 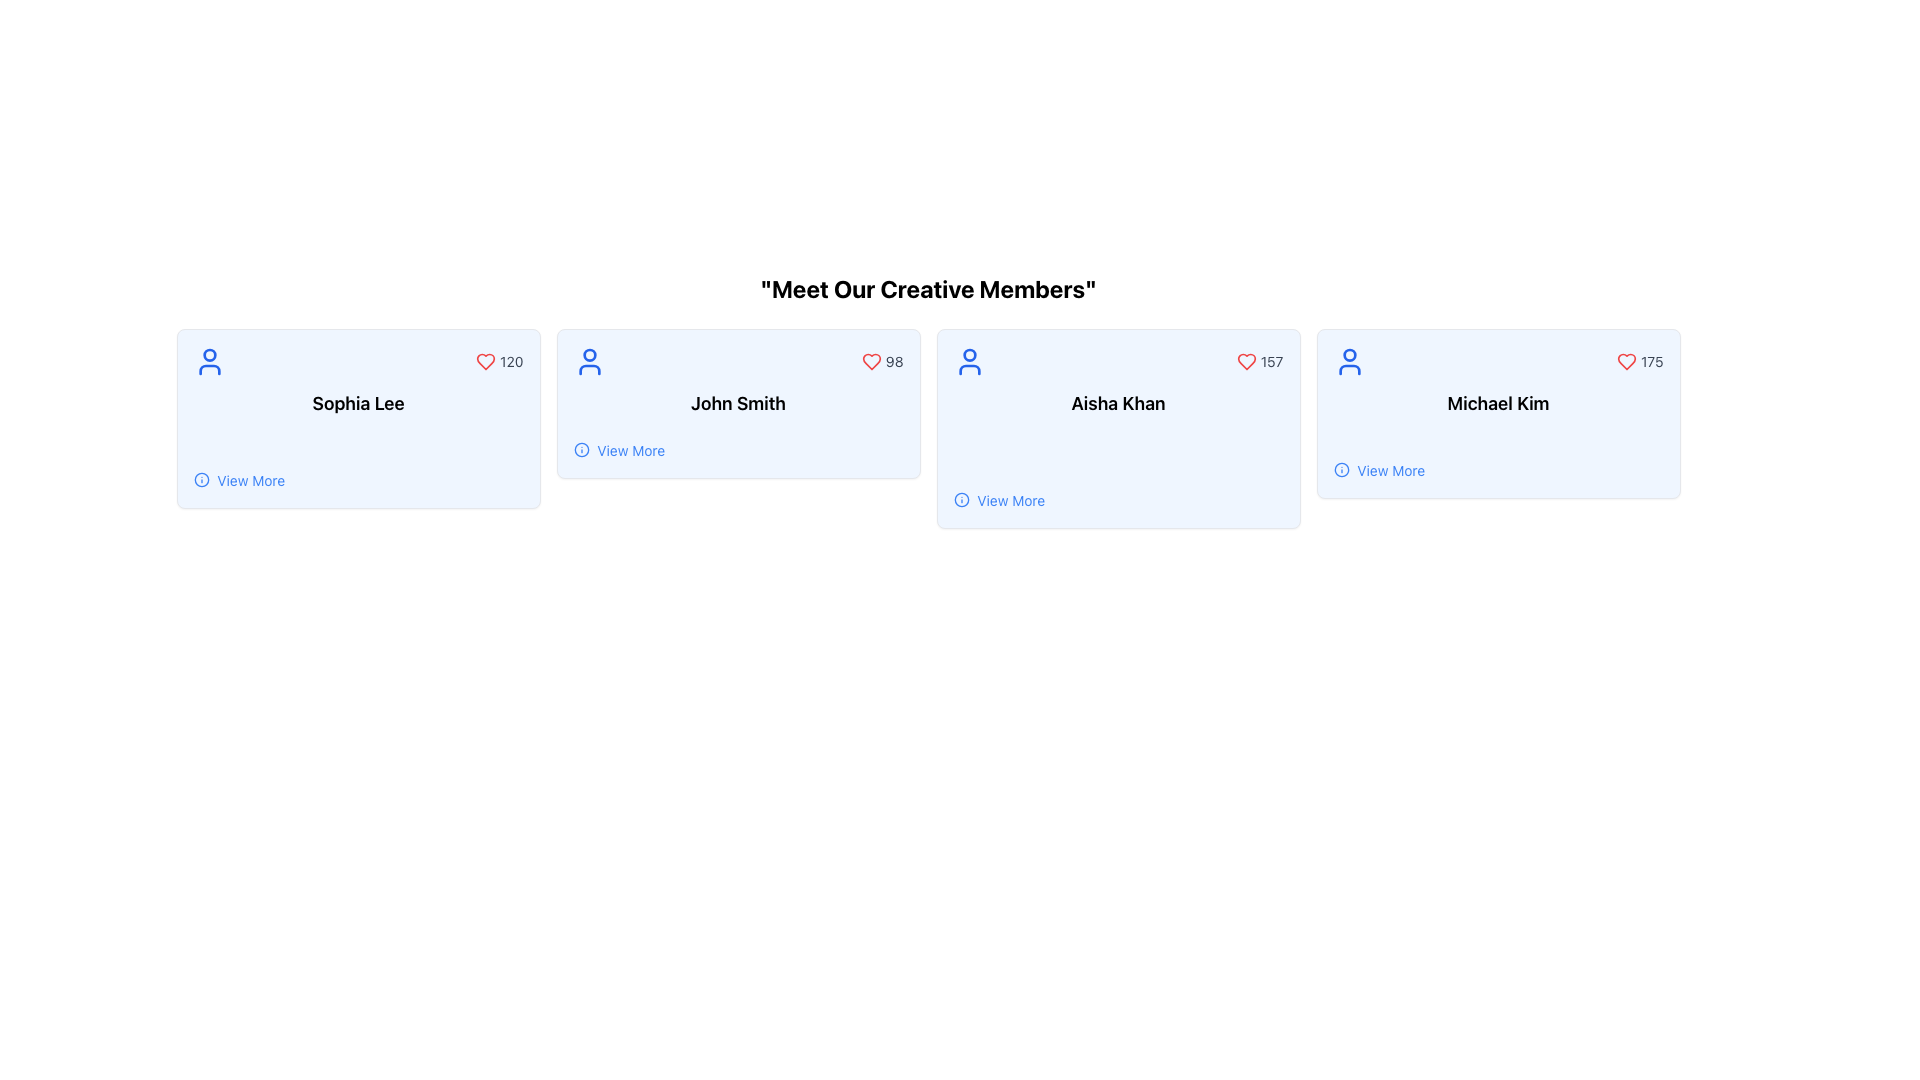 I want to click on the 'View More' hyperlink with an information icon located at the bottom-left corner of the 'Sophia Lee' card, so click(x=239, y=481).